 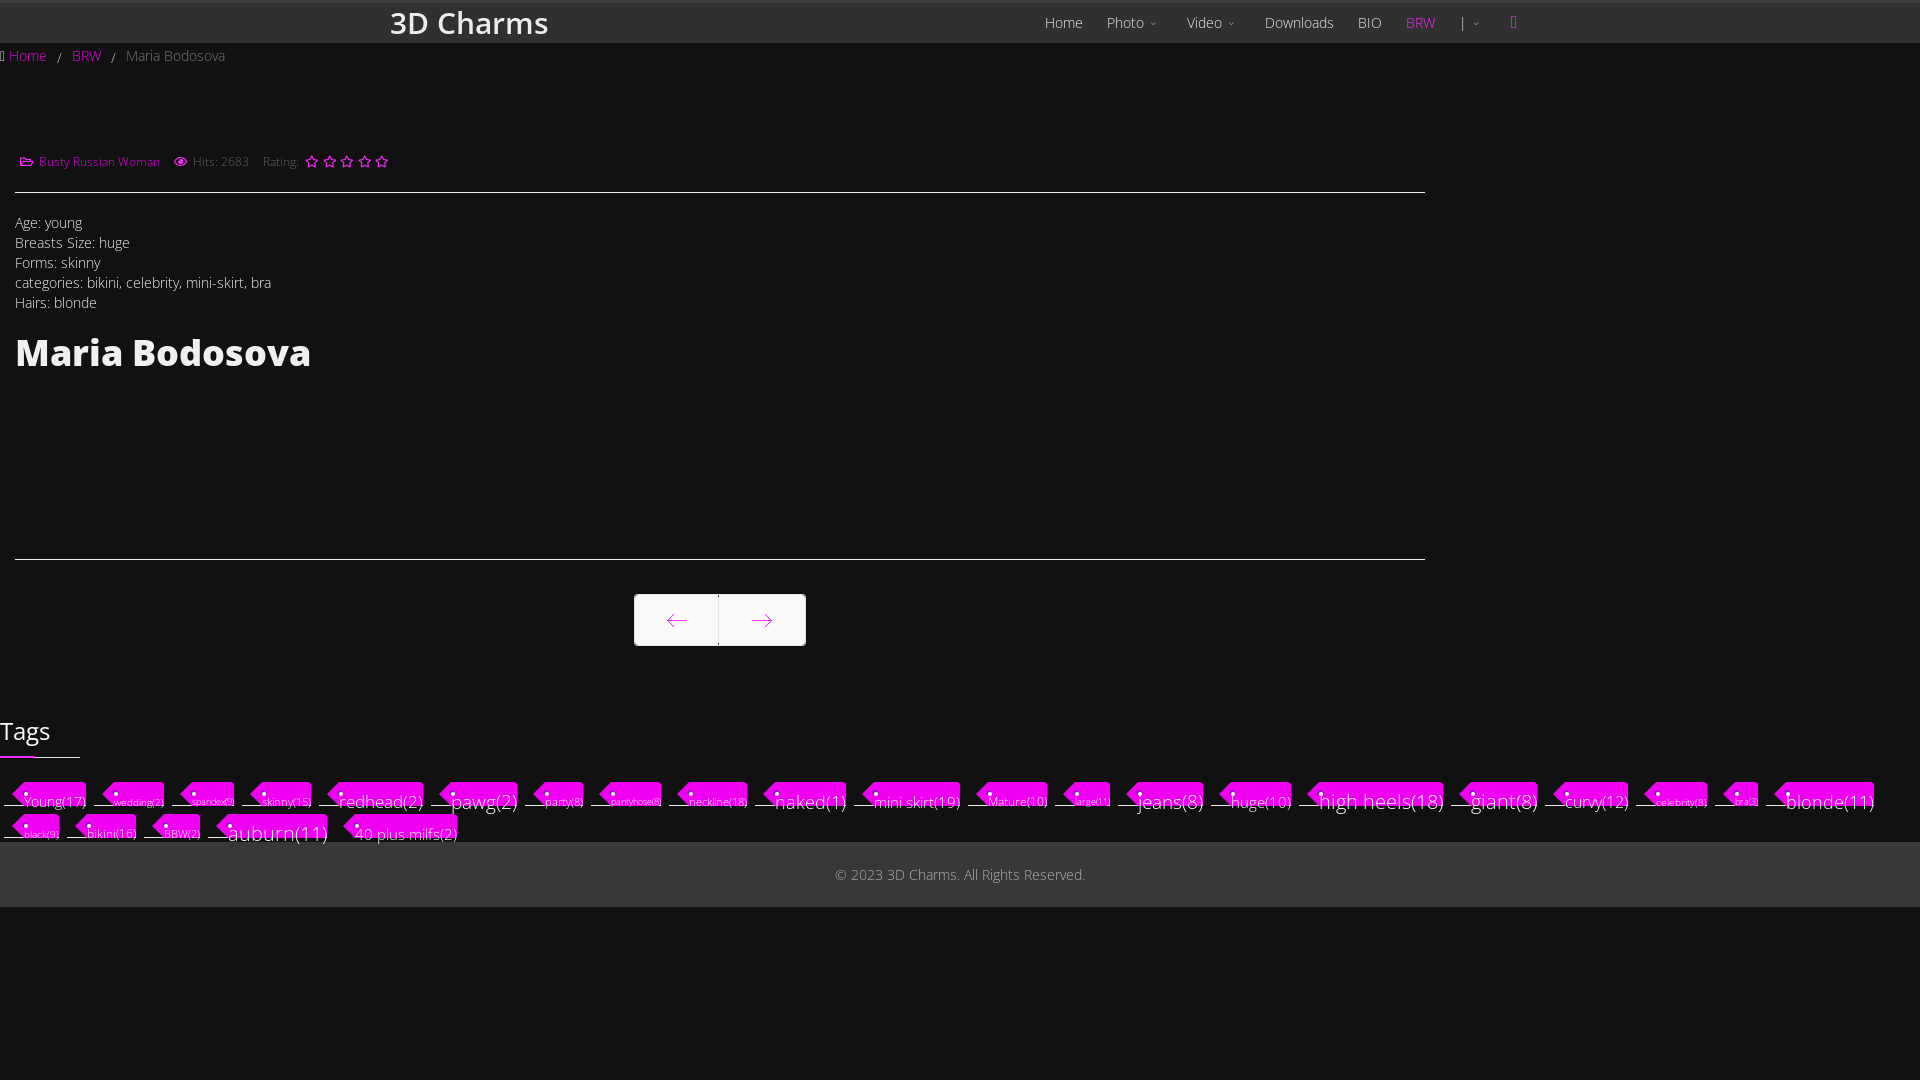 I want to click on 'BIO', so click(x=1368, y=23).